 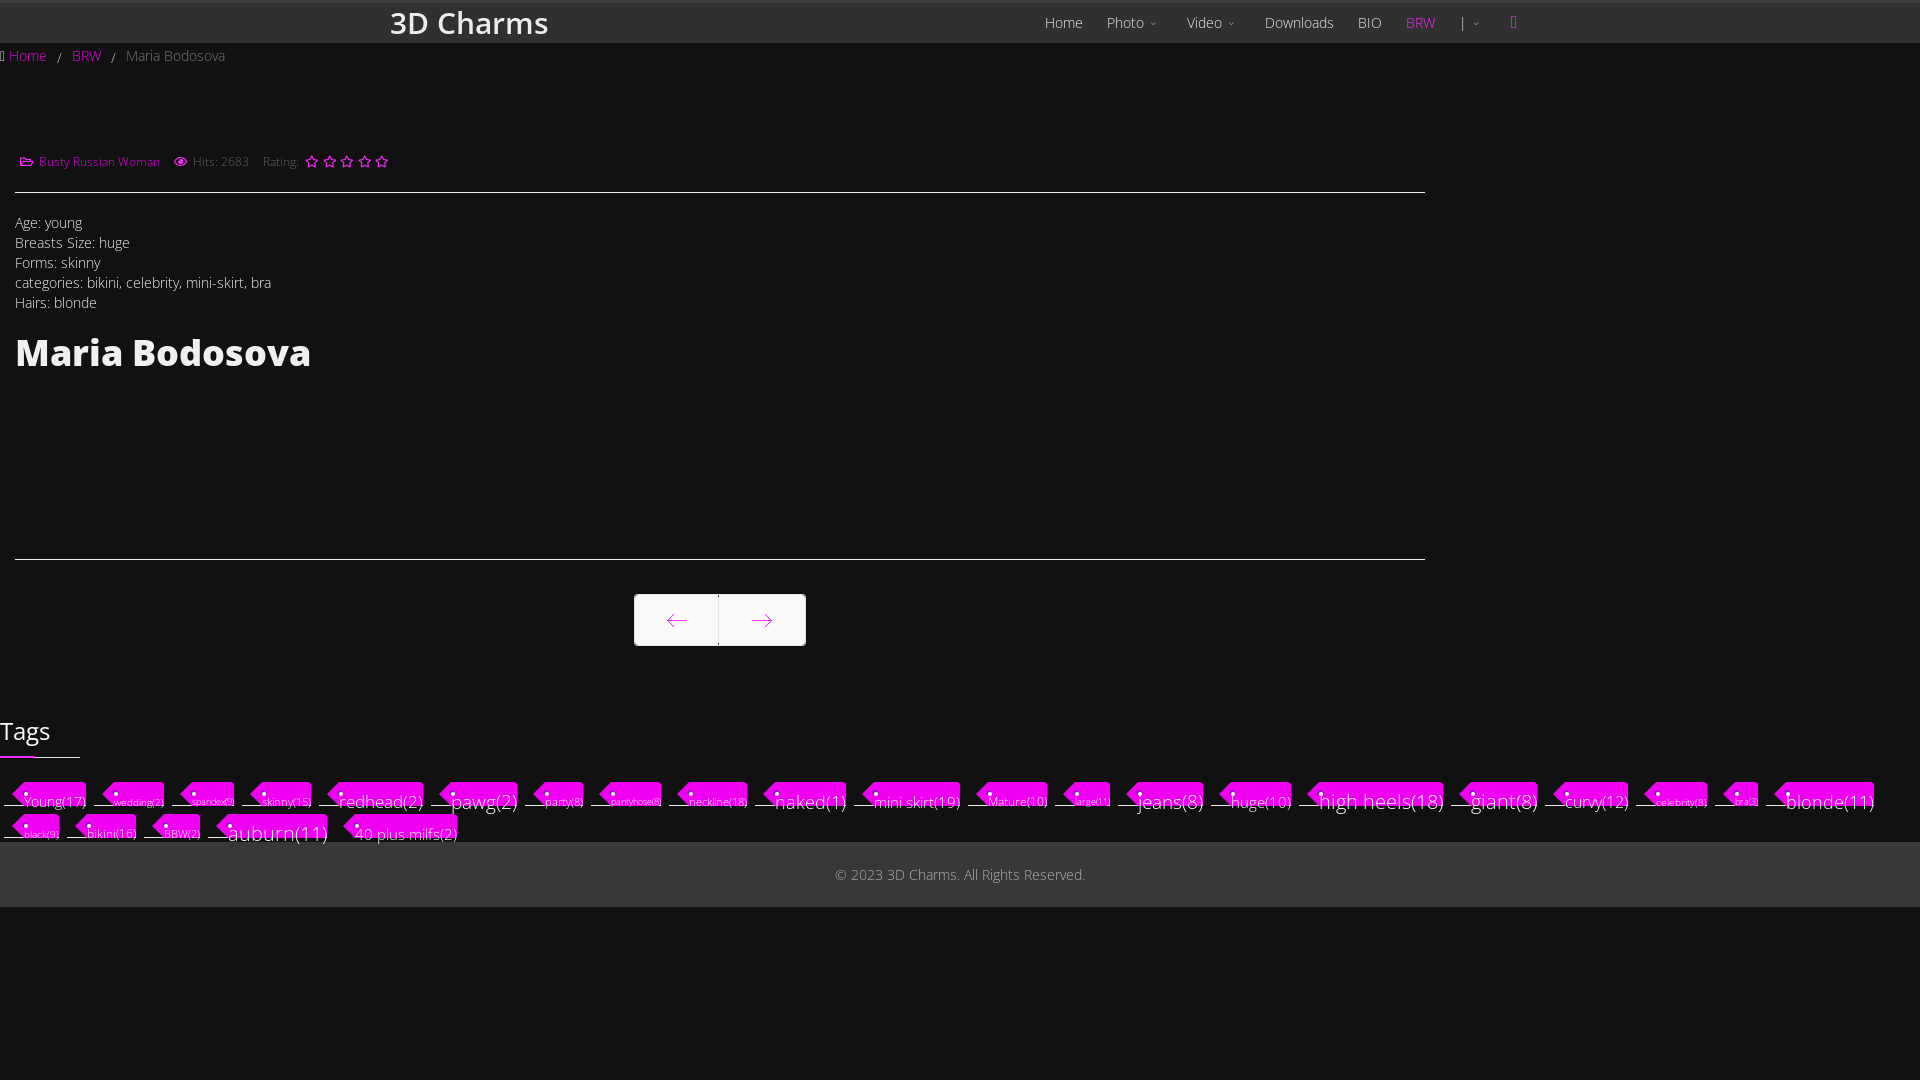 I want to click on 'BIO', so click(x=1368, y=23).